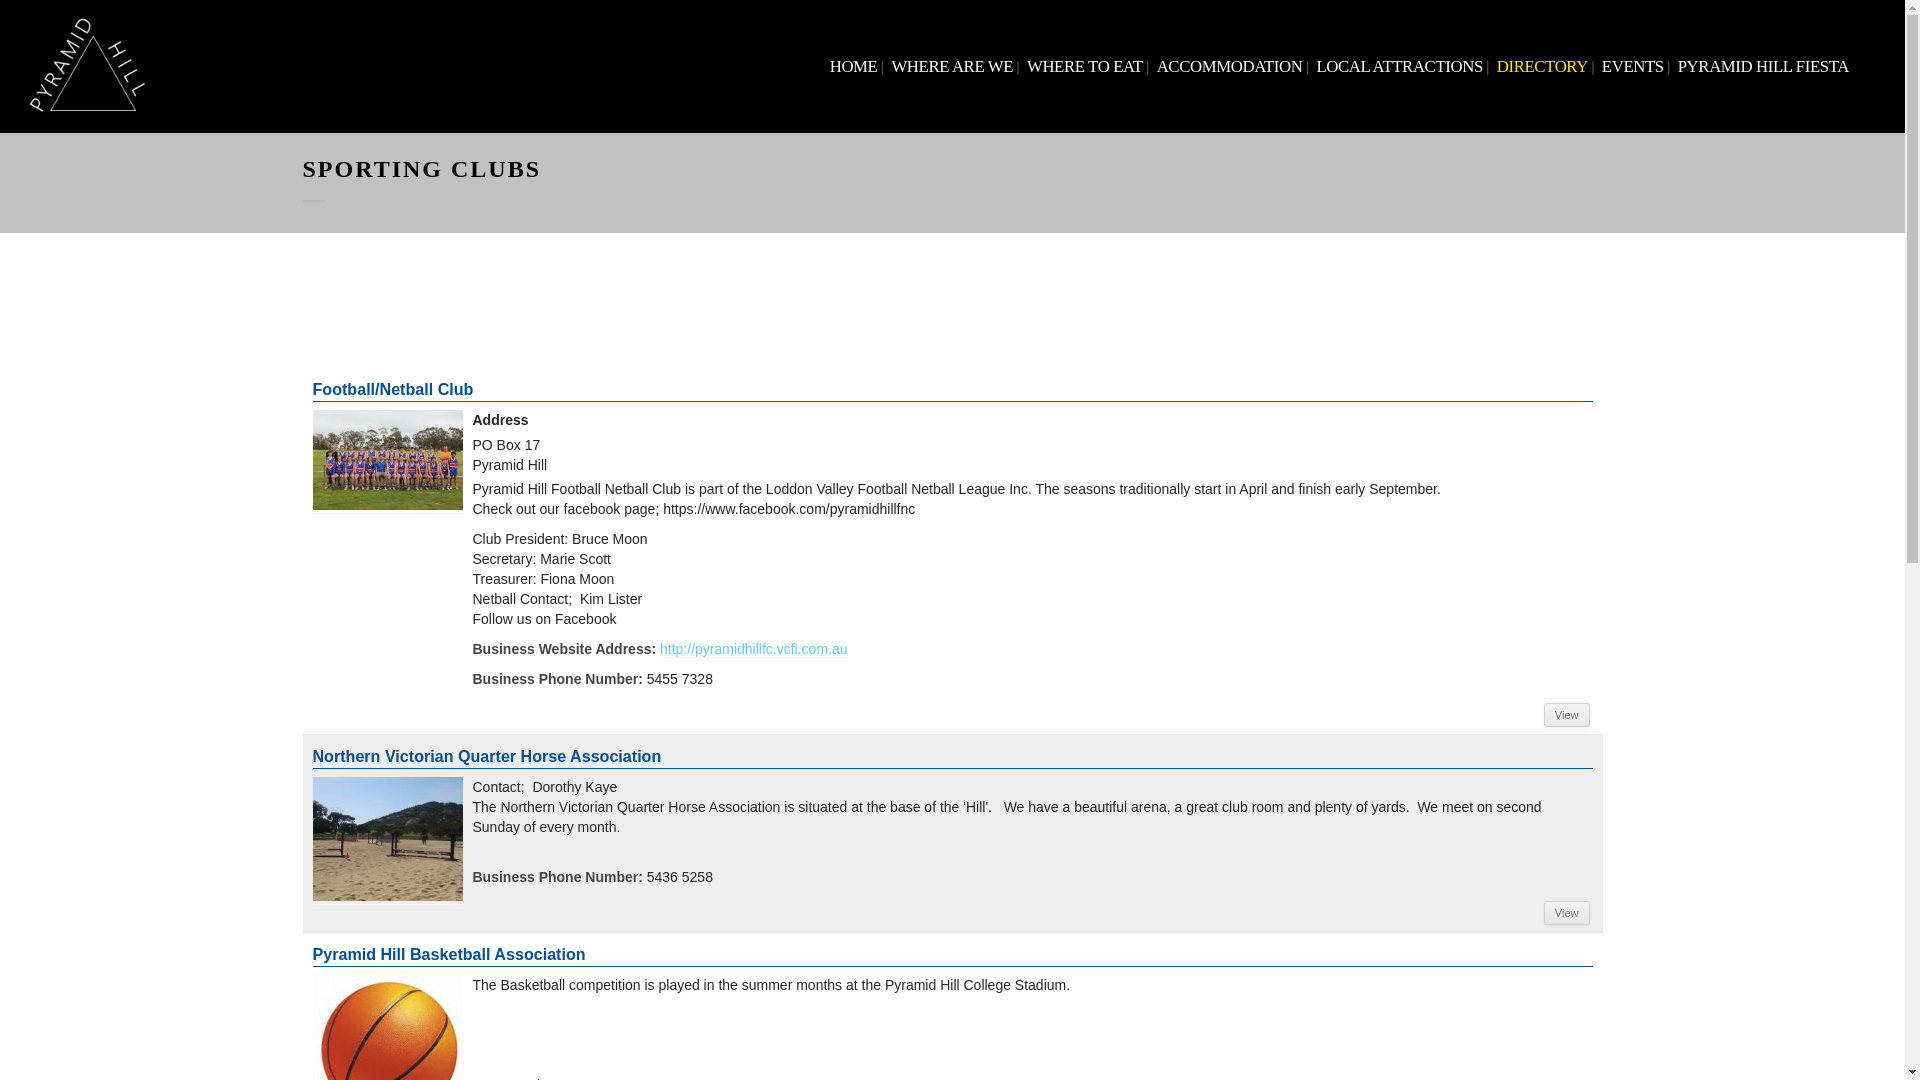 This screenshot has height=1080, width=1920. What do you see at coordinates (1228, 65) in the screenshot?
I see `'ACCOMMODATION'` at bounding box center [1228, 65].